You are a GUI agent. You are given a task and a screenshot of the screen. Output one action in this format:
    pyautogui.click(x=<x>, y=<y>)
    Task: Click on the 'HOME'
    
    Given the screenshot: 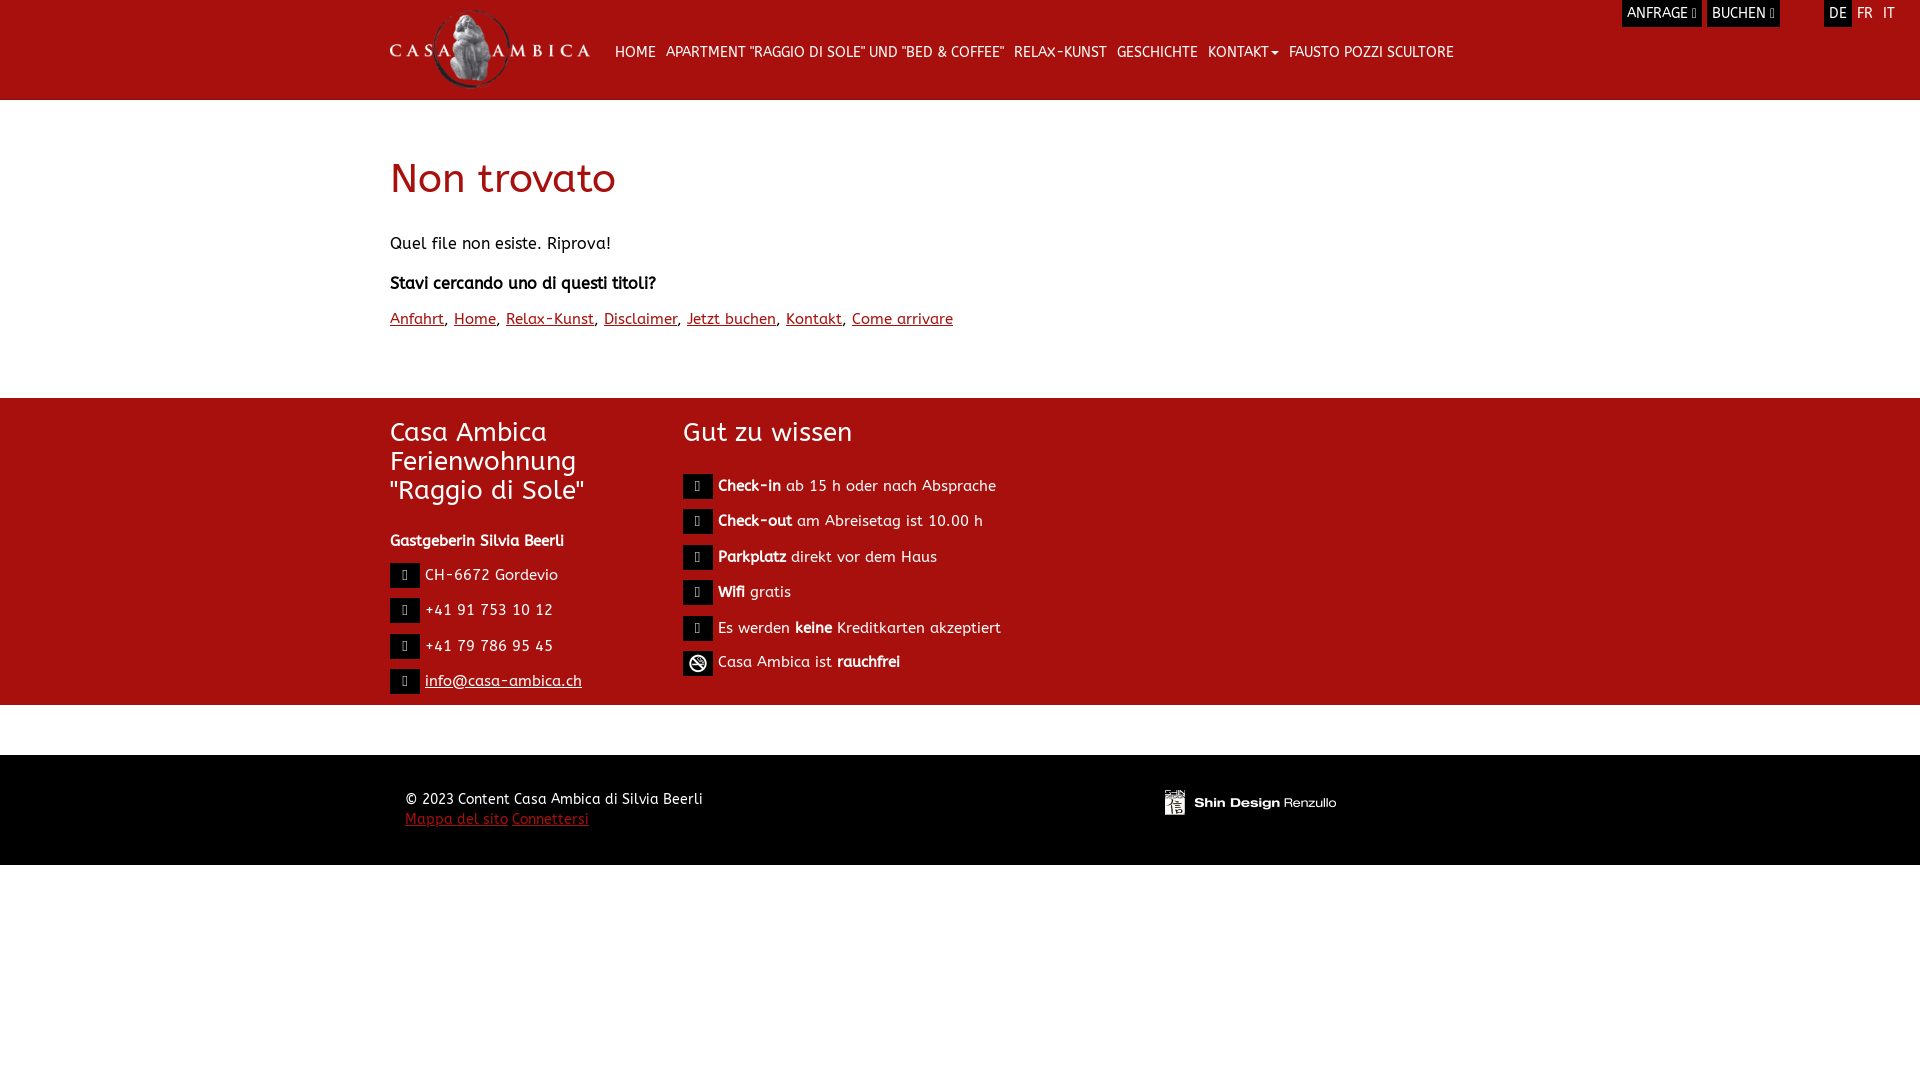 What is the action you would take?
    pyautogui.click(x=634, y=51)
    